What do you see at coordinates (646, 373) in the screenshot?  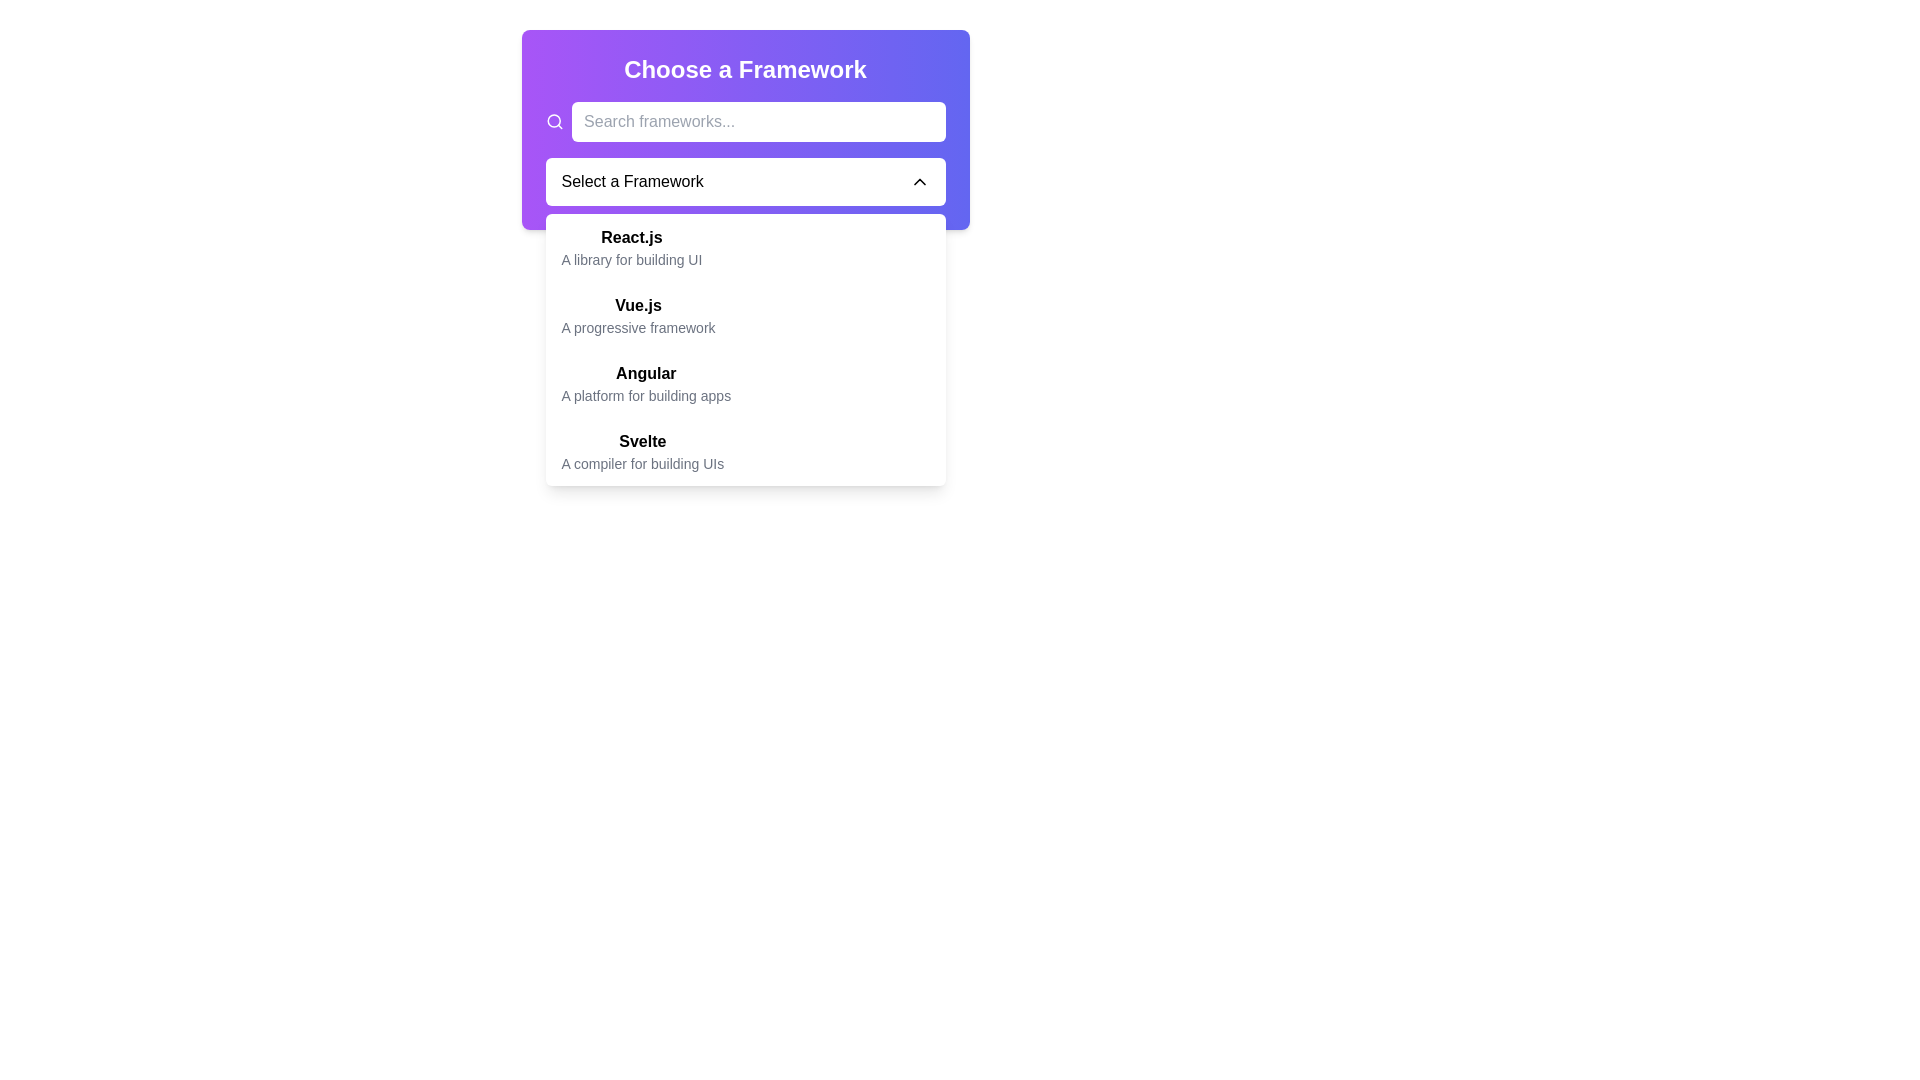 I see `the bold black text label reading 'Angular', which is the title of a framework option in the dropdown list titled 'Select a Framework'` at bounding box center [646, 373].